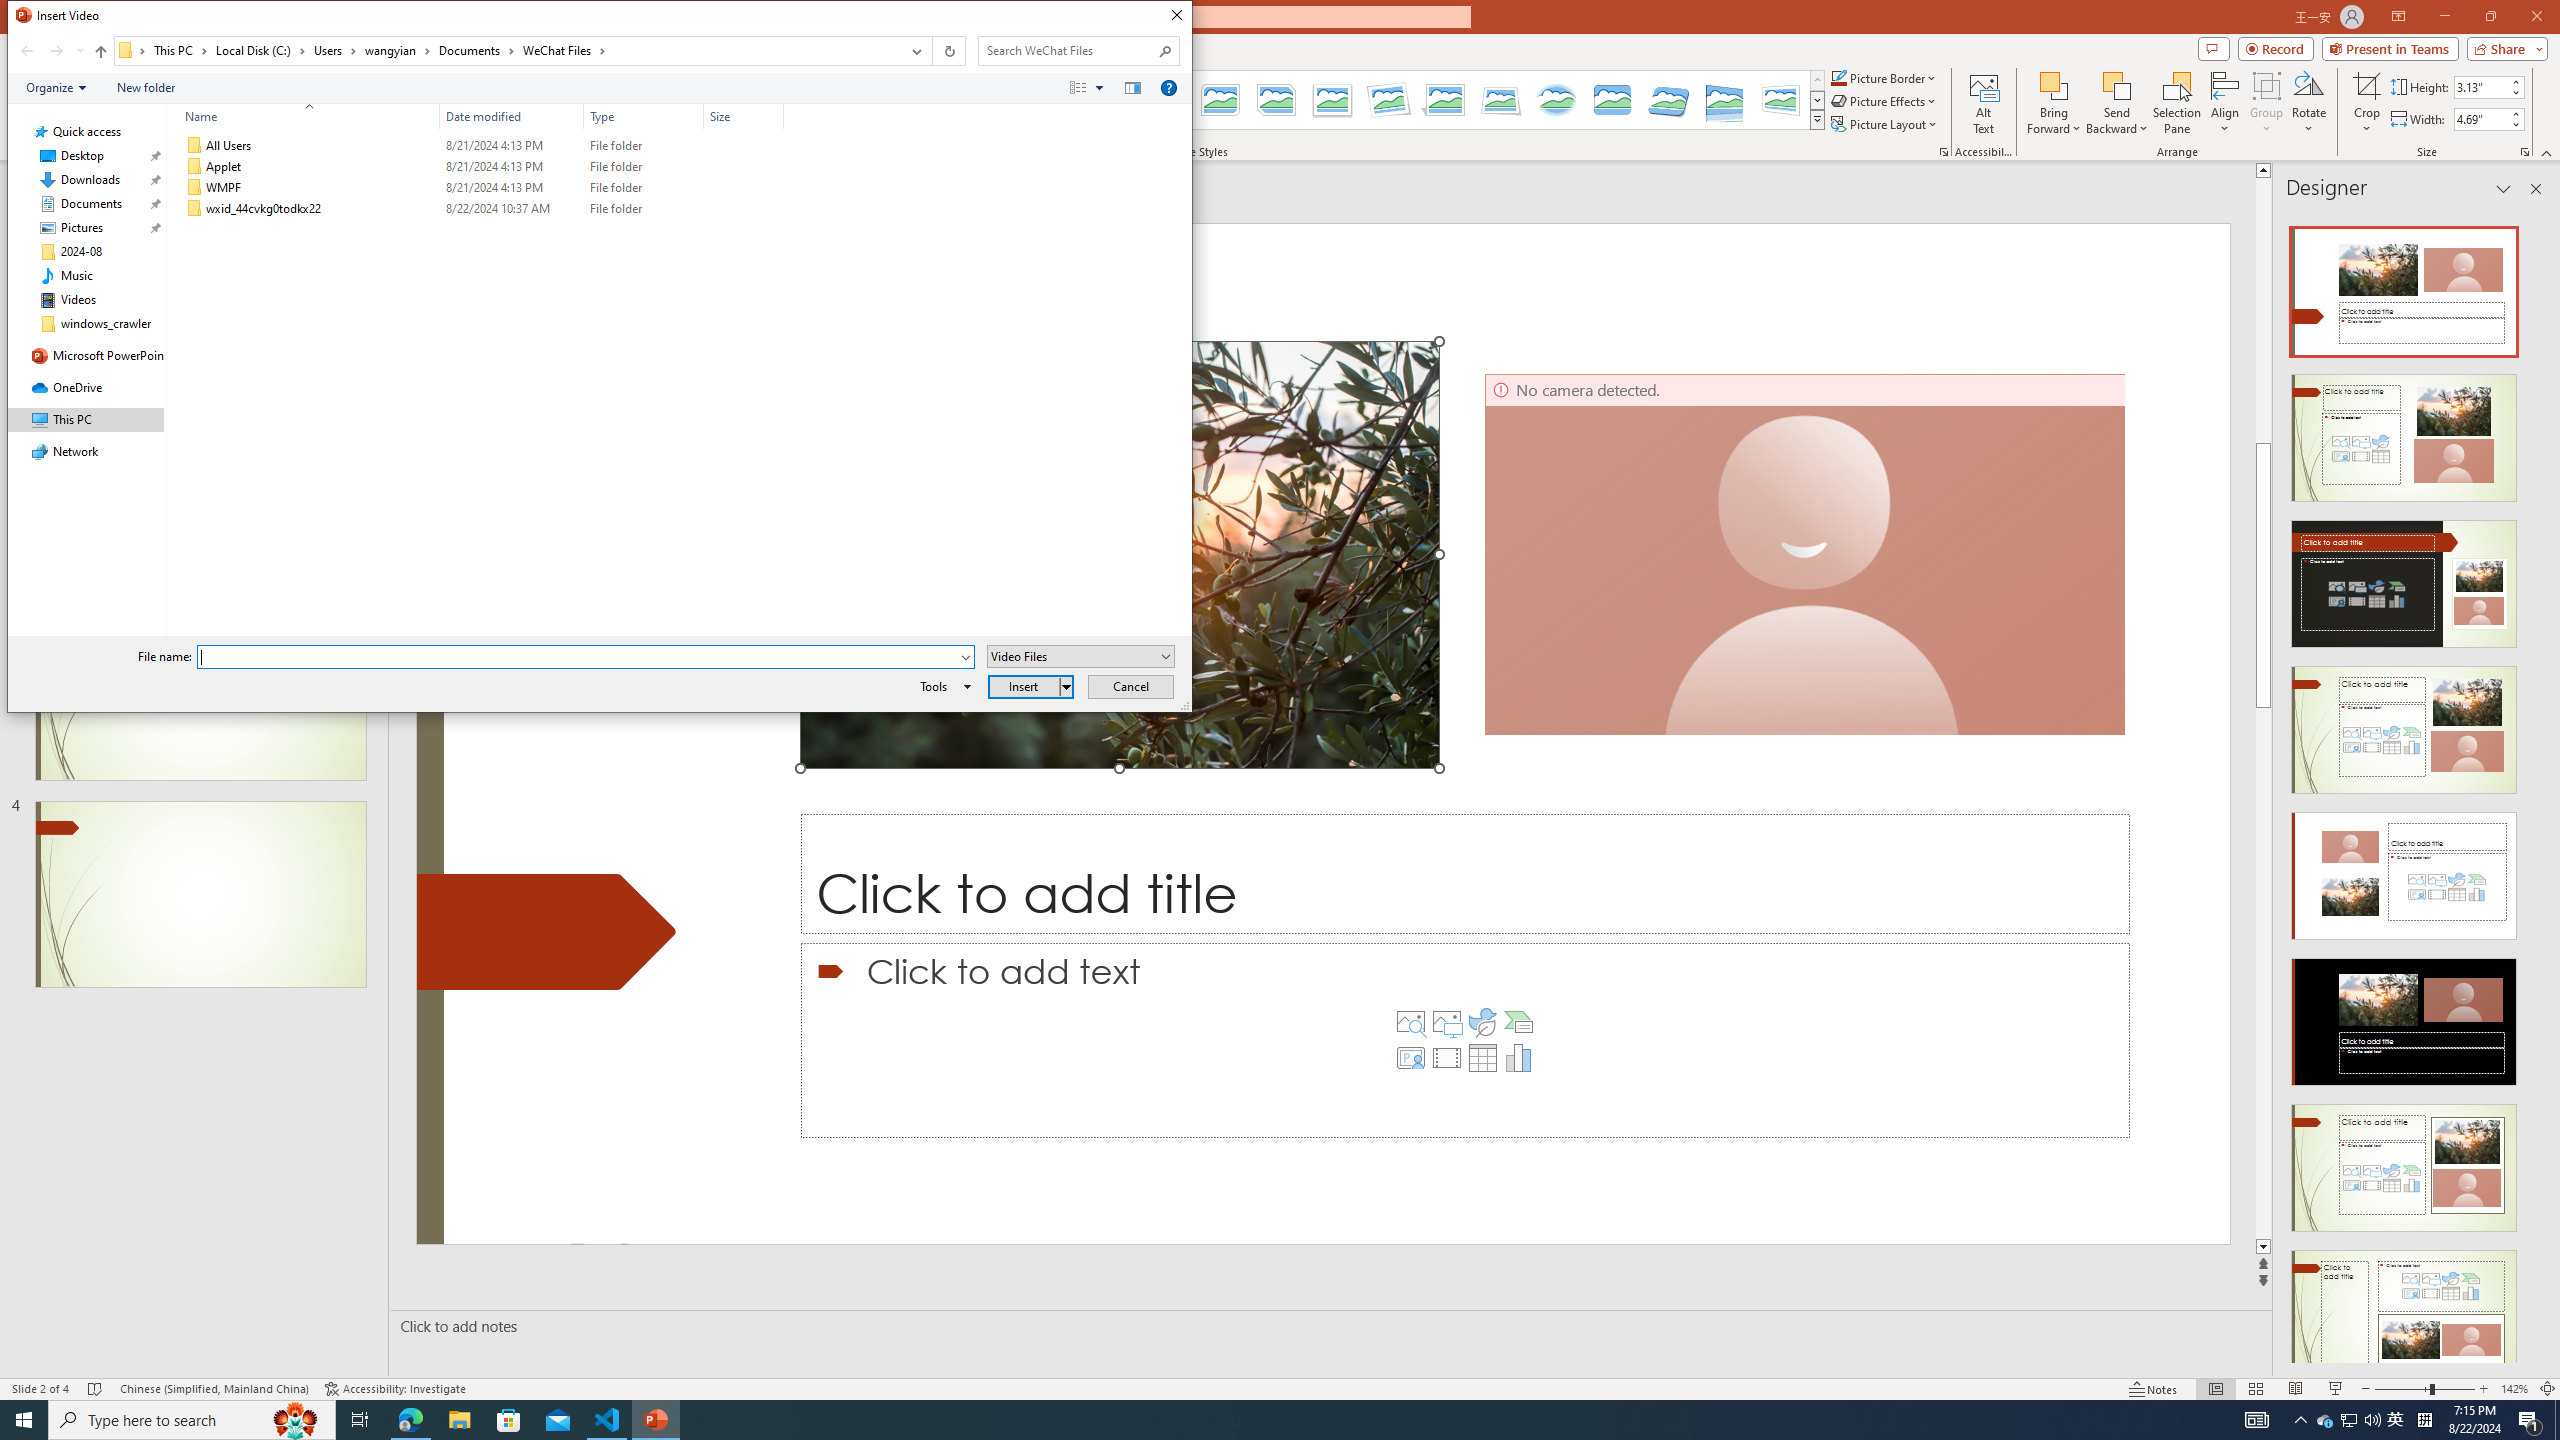 Image resolution: width=2560 pixels, height=1440 pixels. I want to click on 'Bevel Rectangle', so click(1611, 99).